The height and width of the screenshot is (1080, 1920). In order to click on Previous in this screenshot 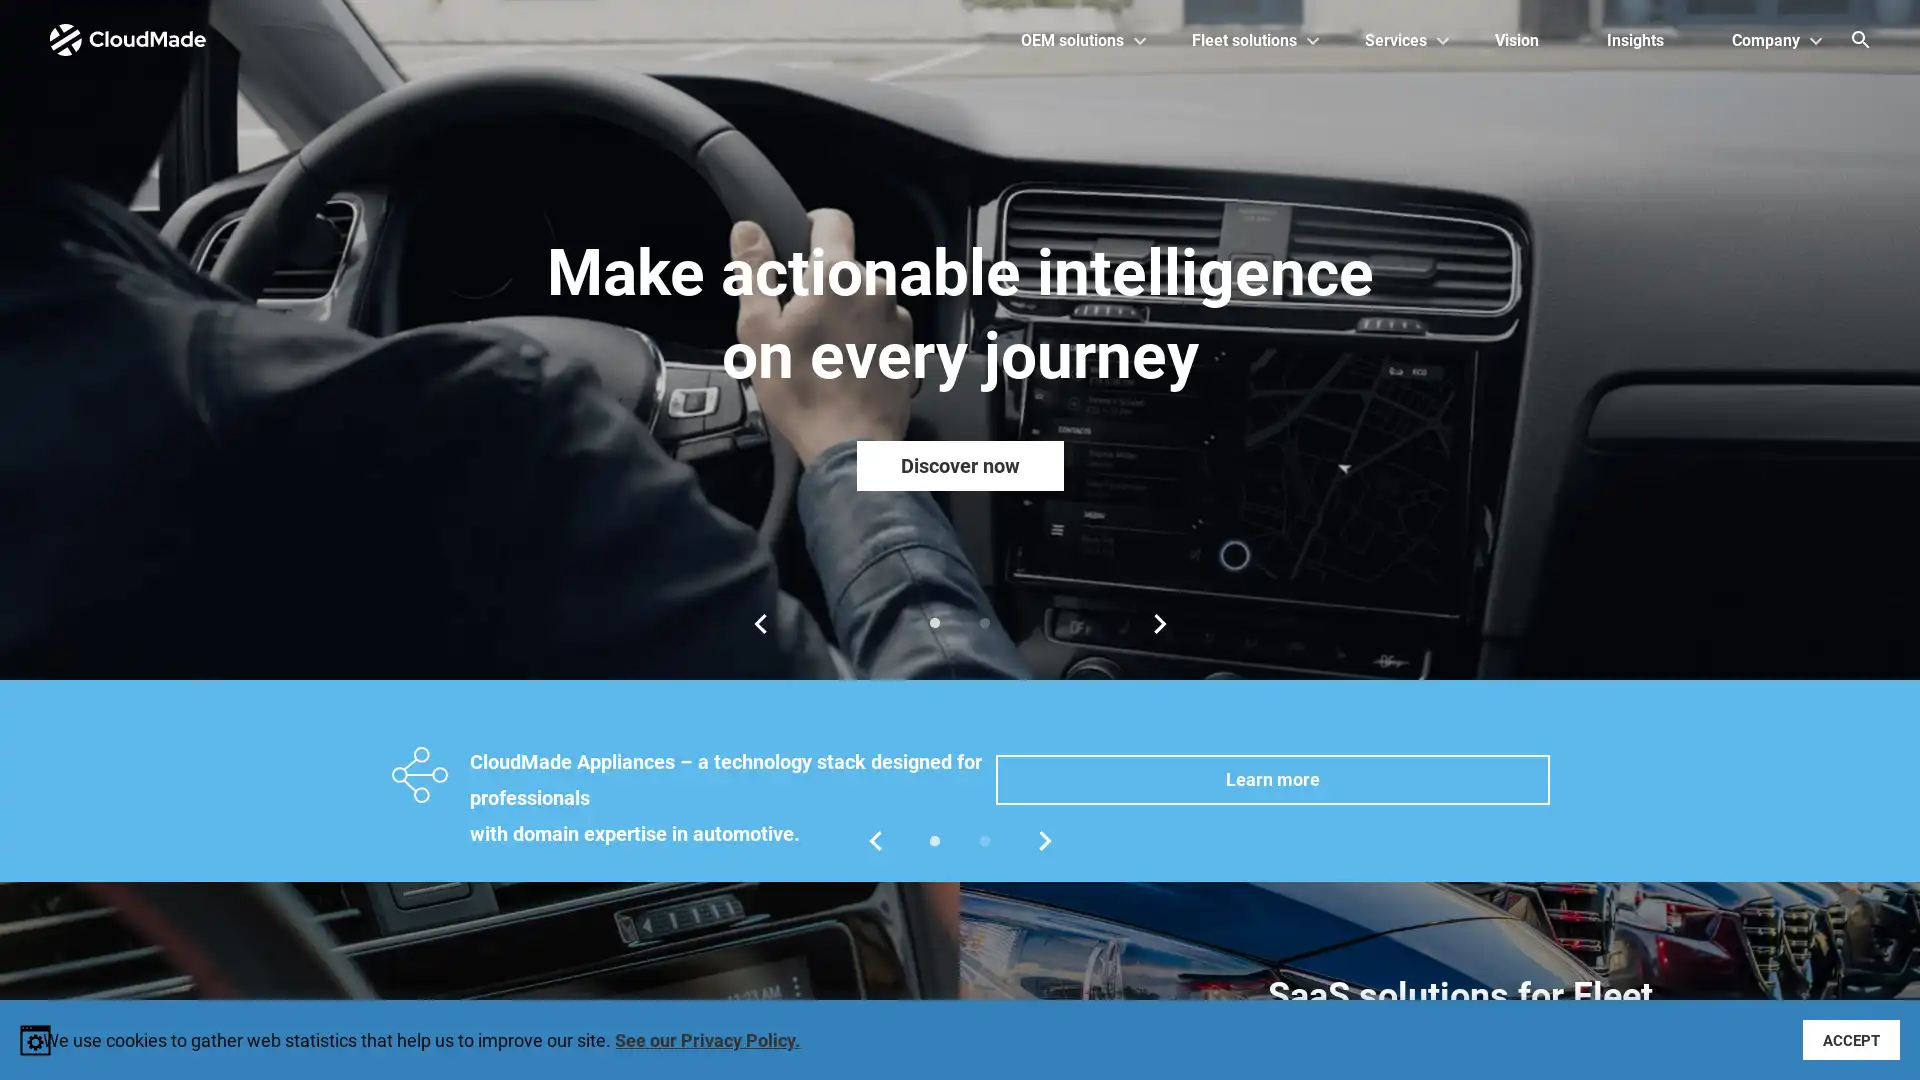, I will do `click(874, 840)`.